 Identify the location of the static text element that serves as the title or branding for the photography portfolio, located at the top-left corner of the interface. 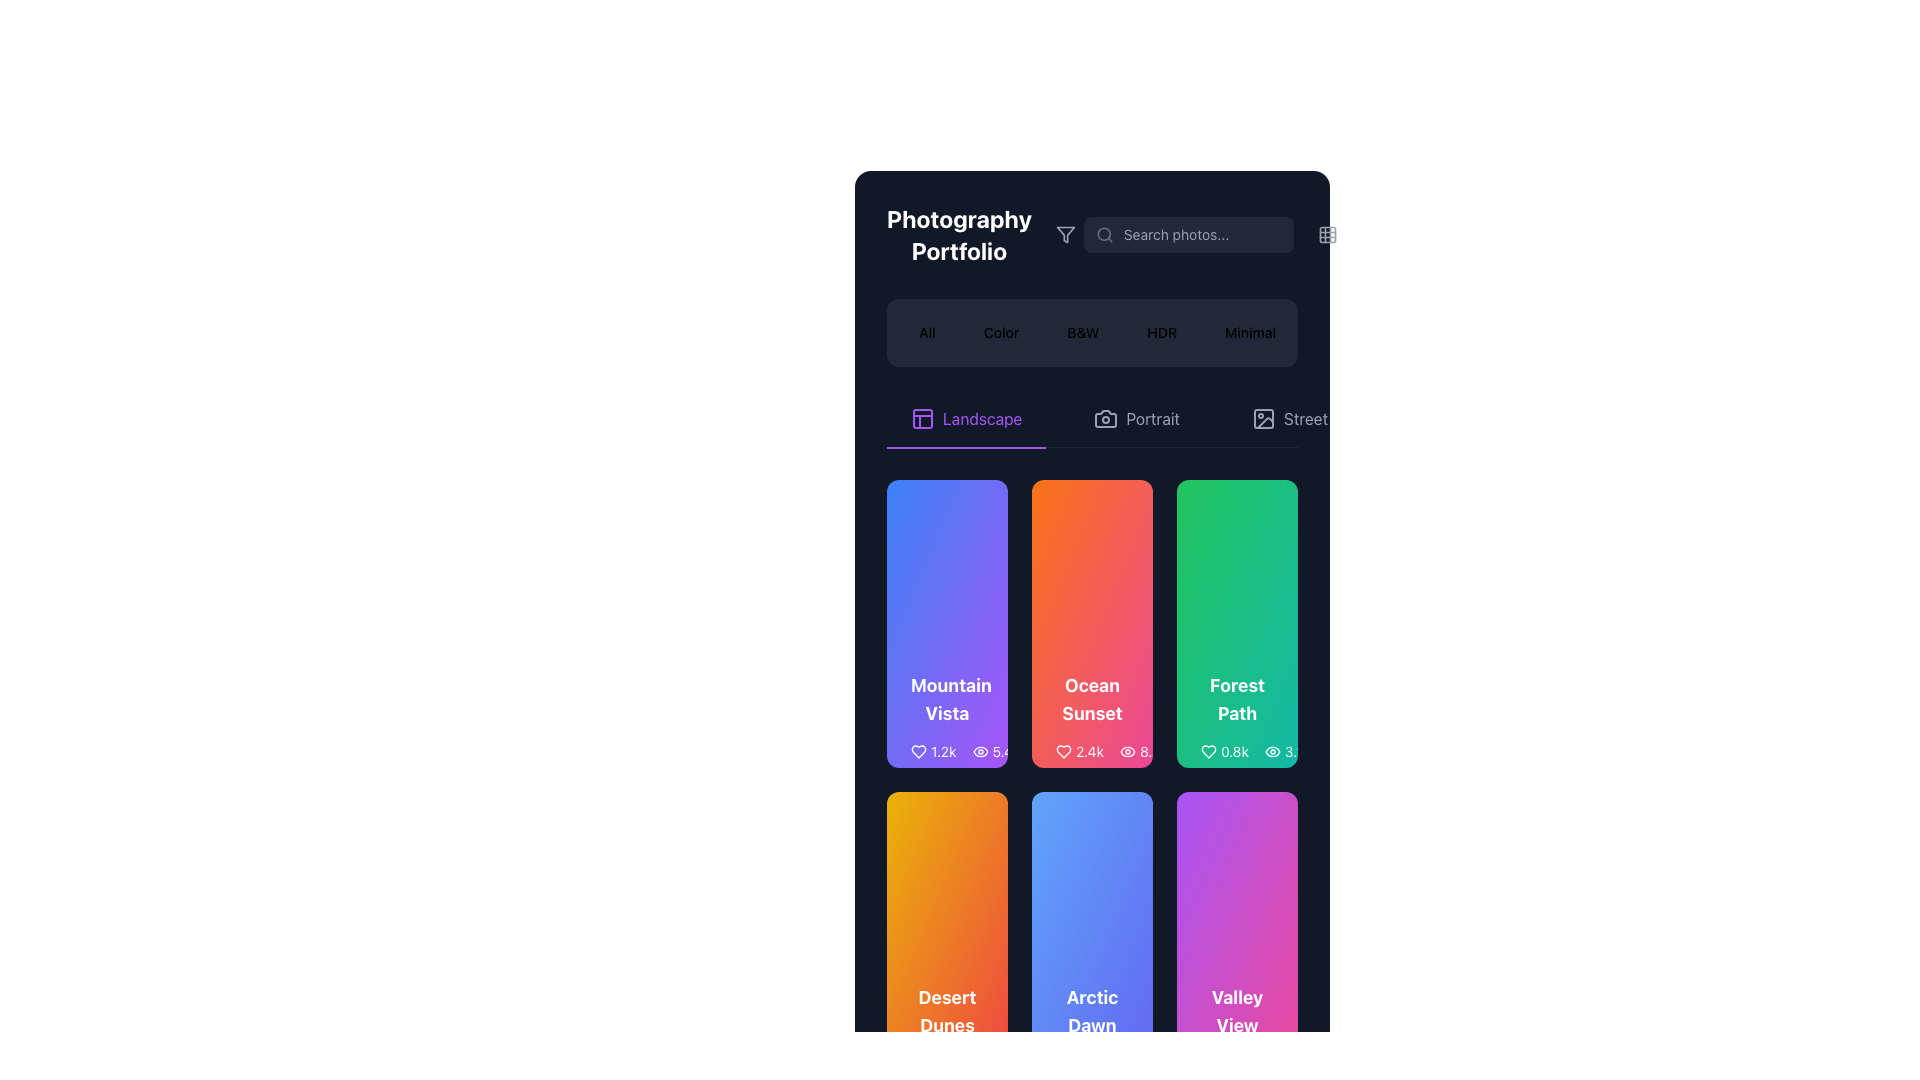
(958, 234).